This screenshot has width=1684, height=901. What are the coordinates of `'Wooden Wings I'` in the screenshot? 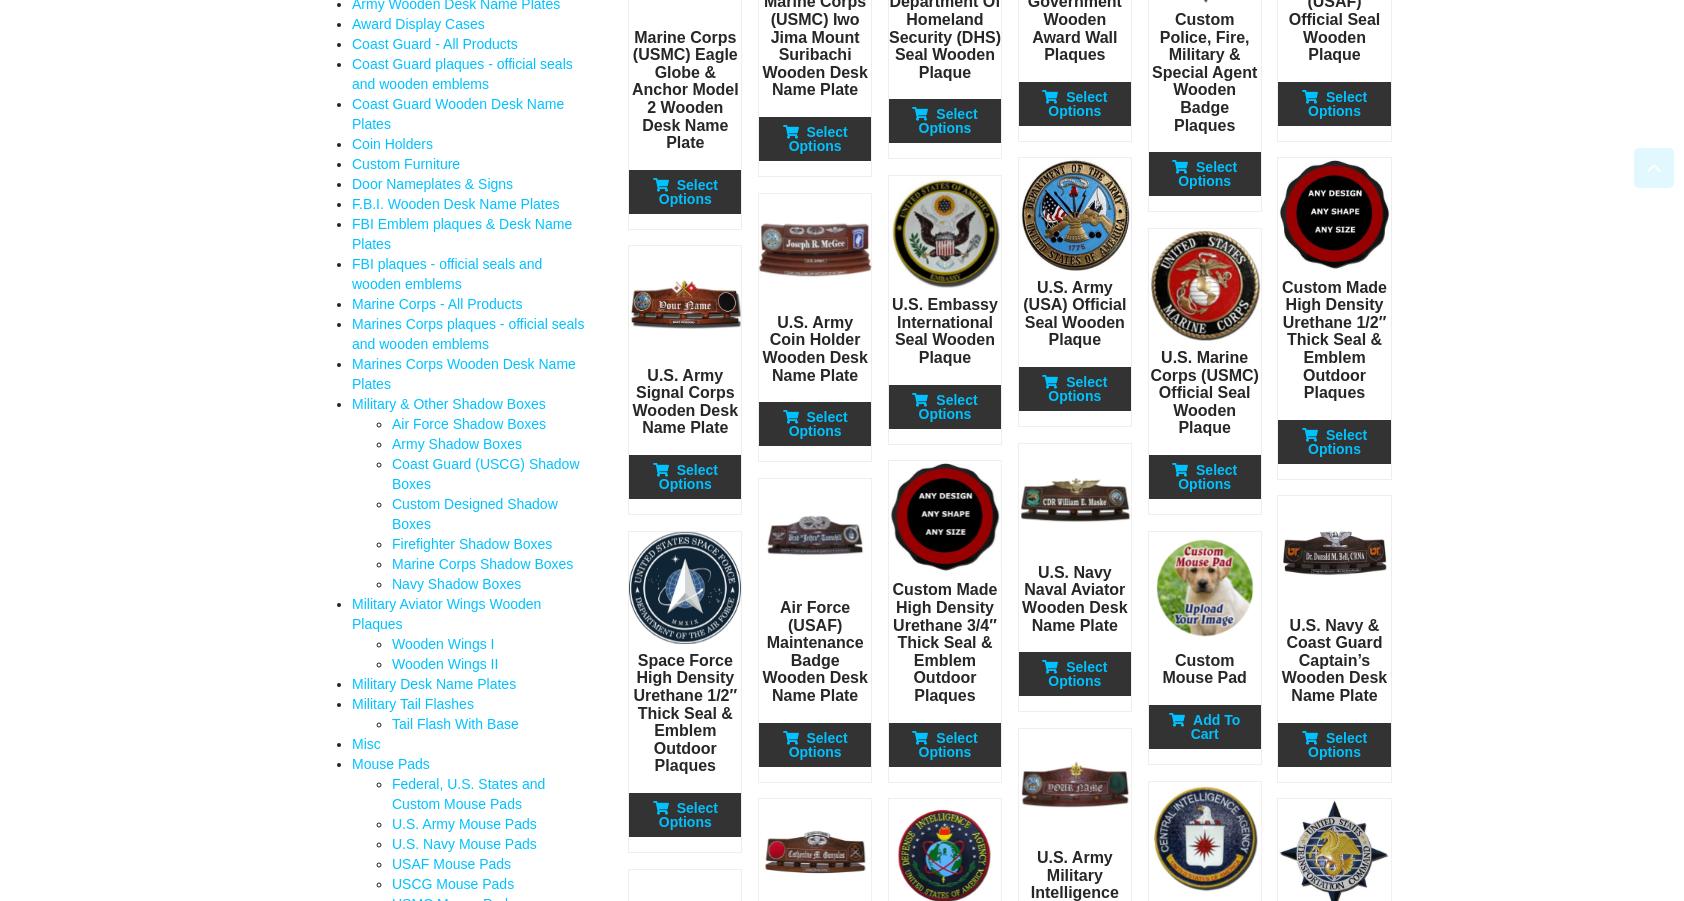 It's located at (392, 644).